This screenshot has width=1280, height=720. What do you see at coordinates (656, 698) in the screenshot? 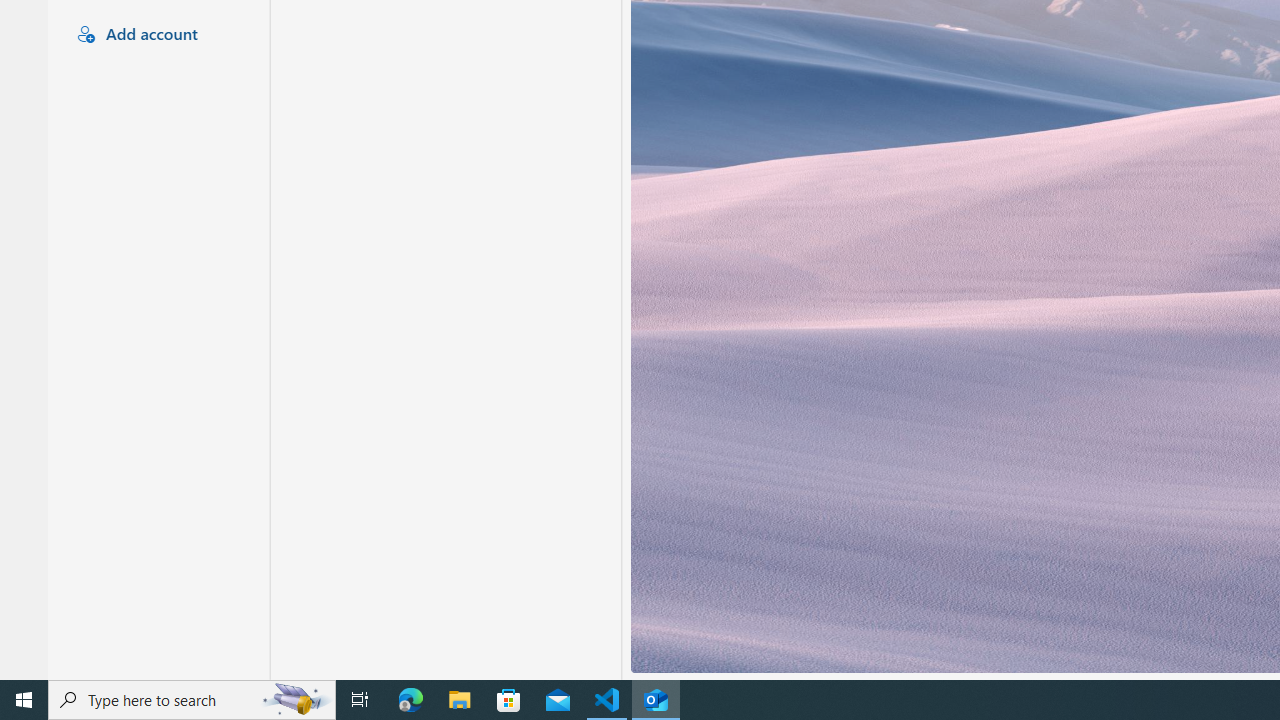
I see `'Outlook (new) - 1 running window'` at bounding box center [656, 698].